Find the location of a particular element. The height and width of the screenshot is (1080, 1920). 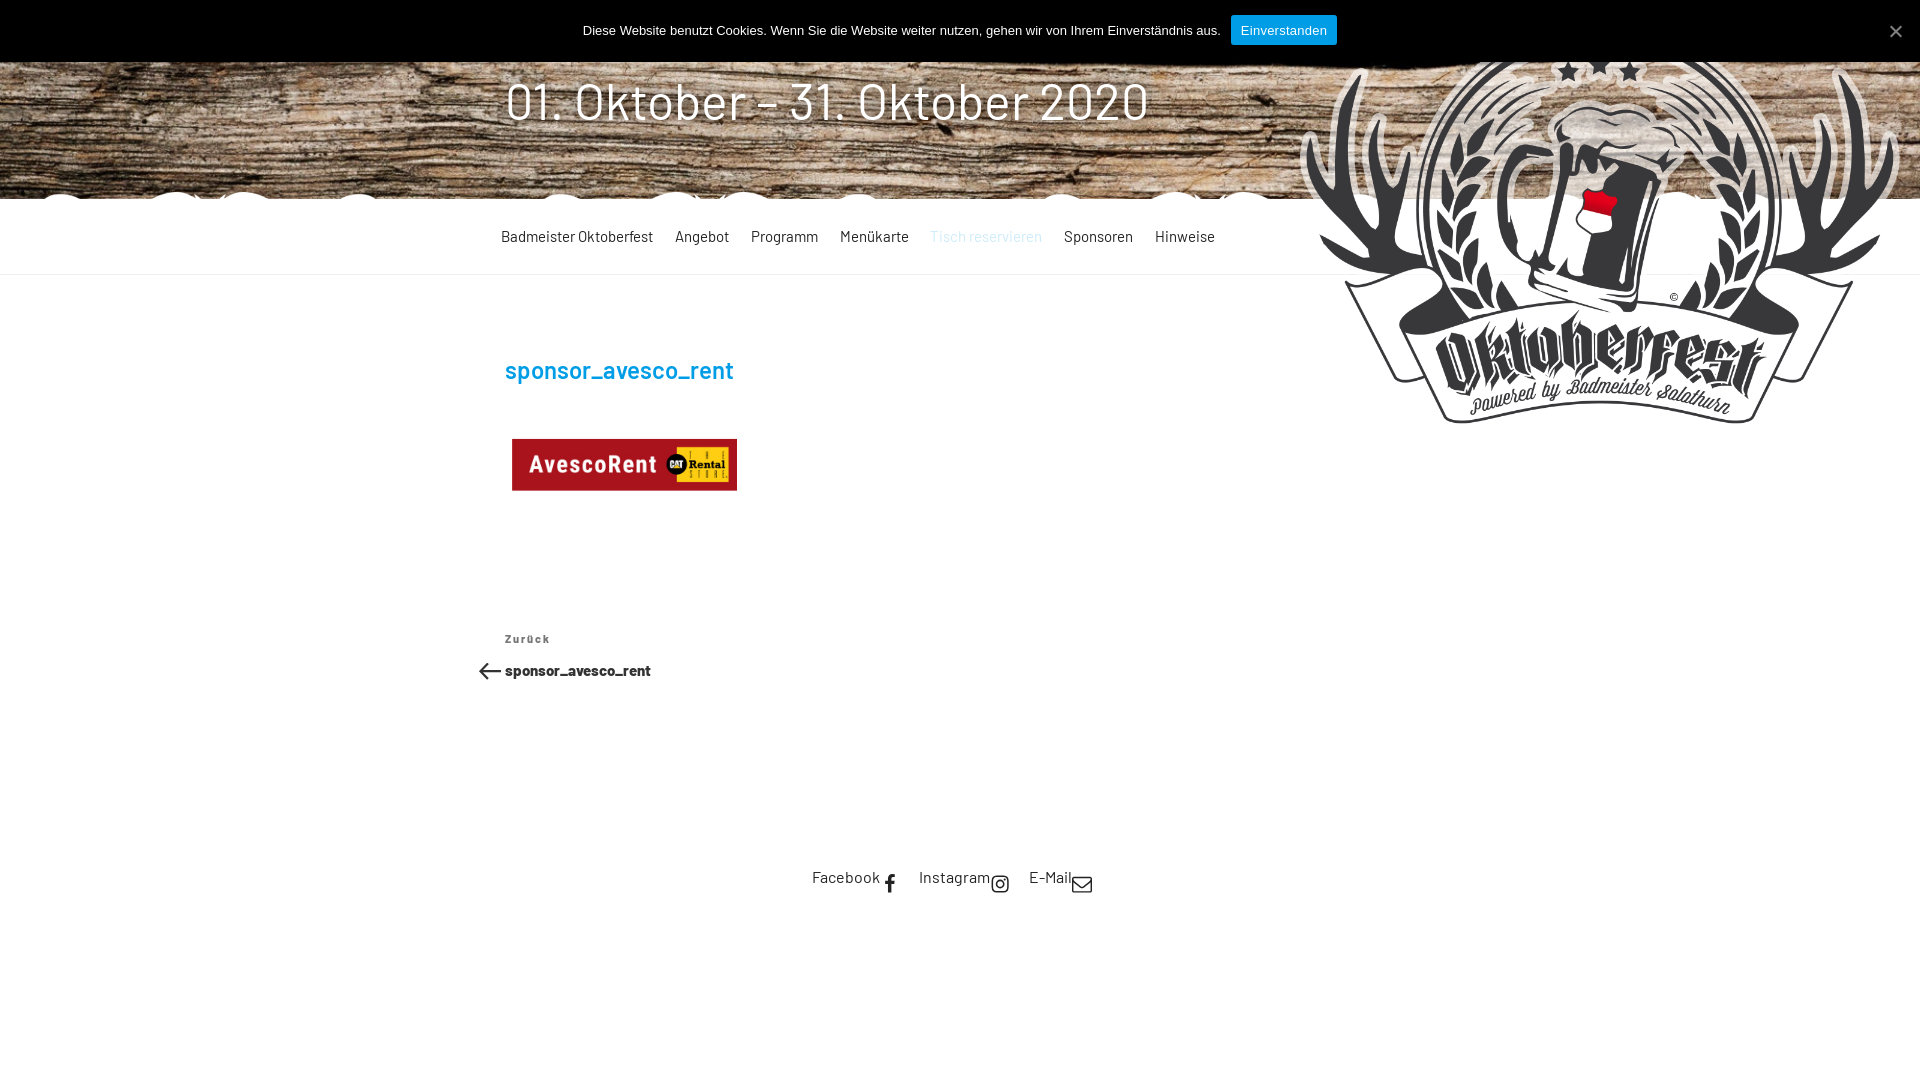

'Facebook' is located at coordinates (855, 875).